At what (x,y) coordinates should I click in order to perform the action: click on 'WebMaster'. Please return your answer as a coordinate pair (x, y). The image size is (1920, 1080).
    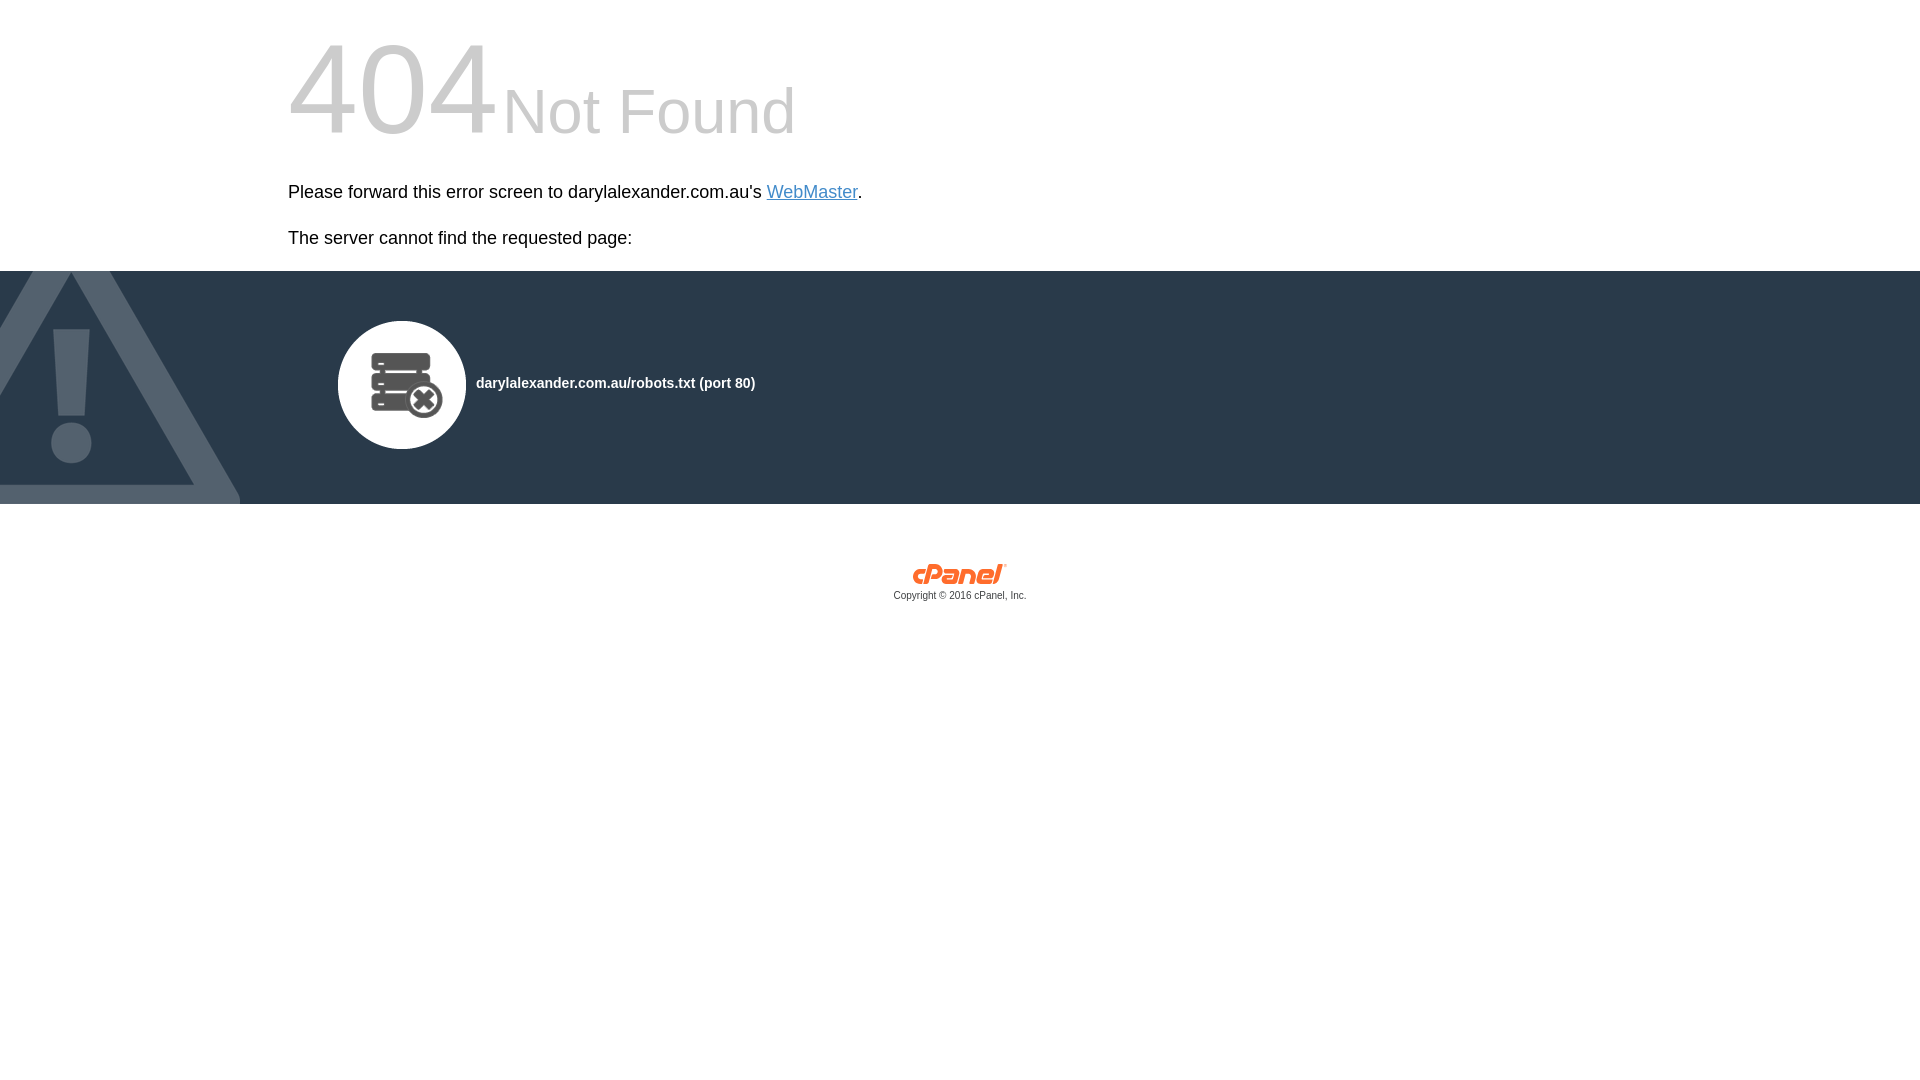
    Looking at the image, I should click on (766, 192).